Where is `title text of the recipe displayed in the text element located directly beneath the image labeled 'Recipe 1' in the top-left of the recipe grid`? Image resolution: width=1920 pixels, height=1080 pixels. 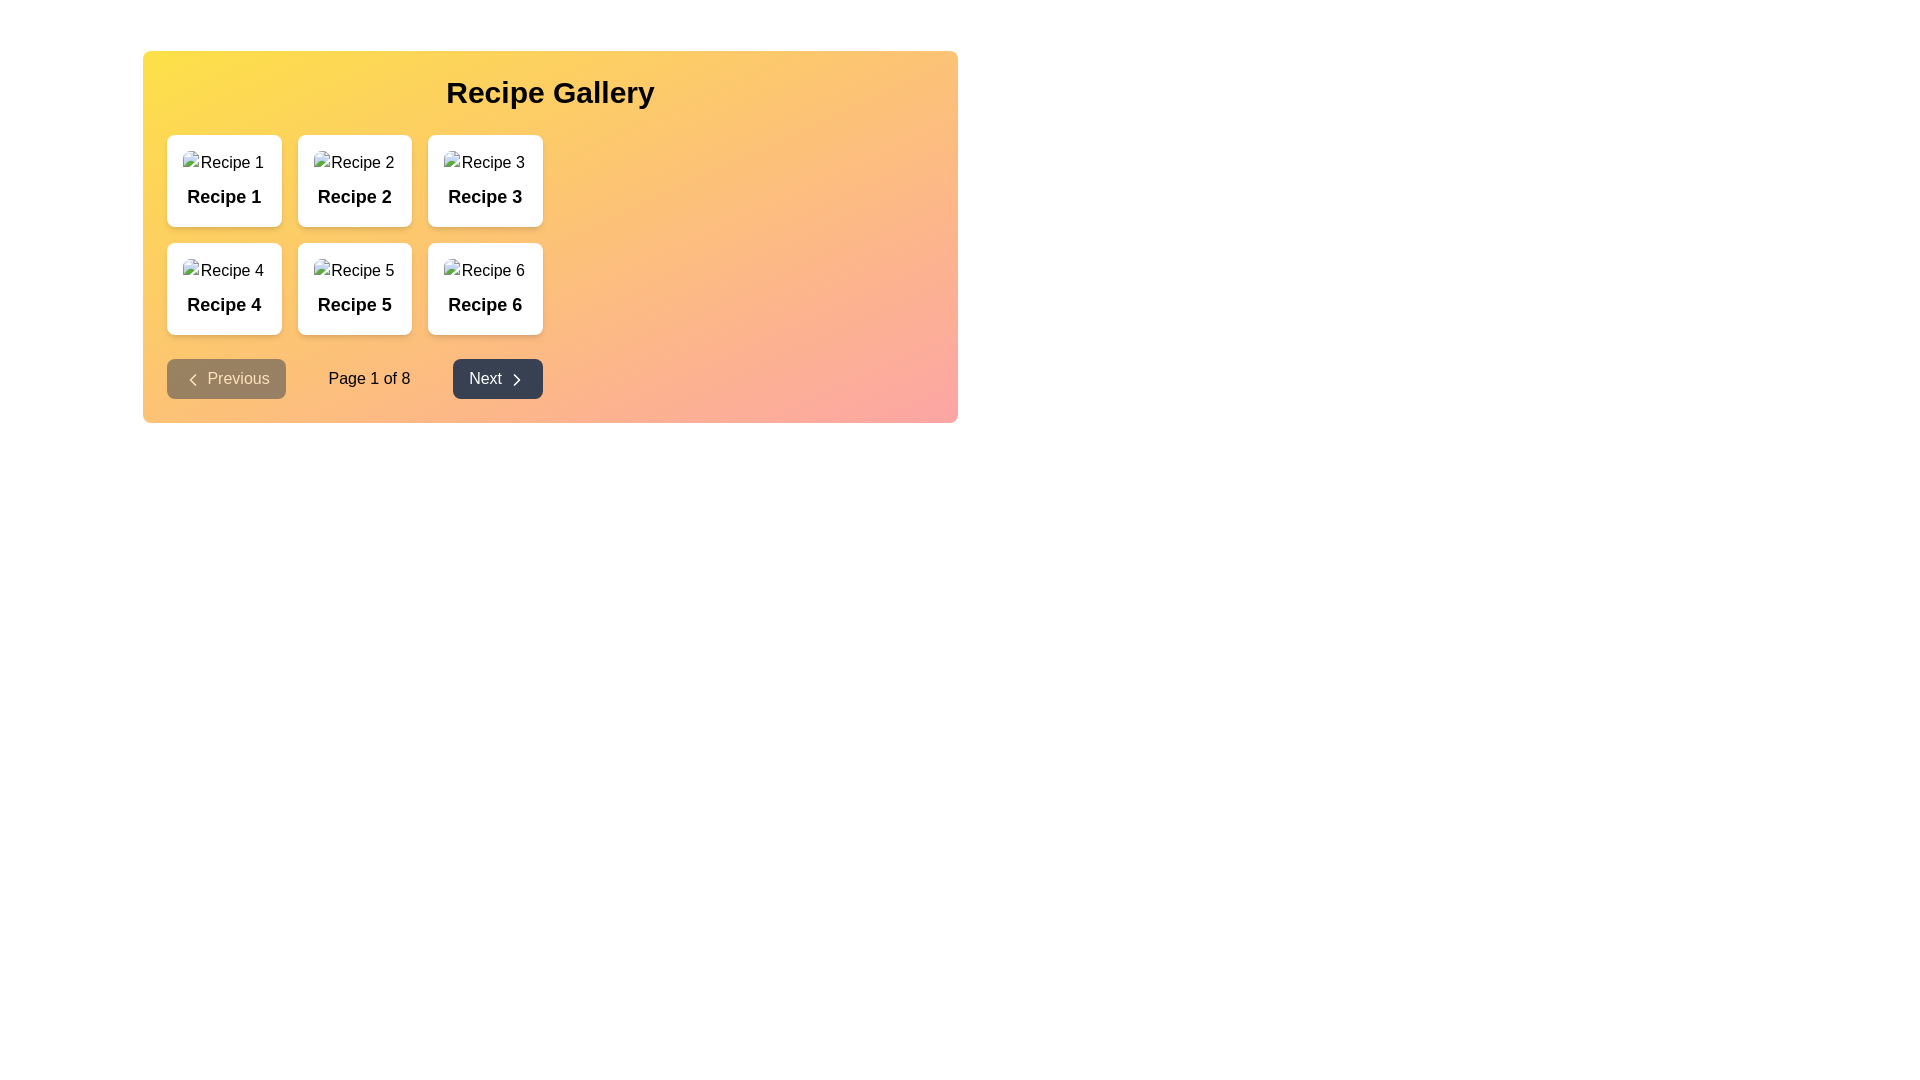 title text of the recipe displayed in the text element located directly beneath the image labeled 'Recipe 1' in the top-left of the recipe grid is located at coordinates (224, 196).